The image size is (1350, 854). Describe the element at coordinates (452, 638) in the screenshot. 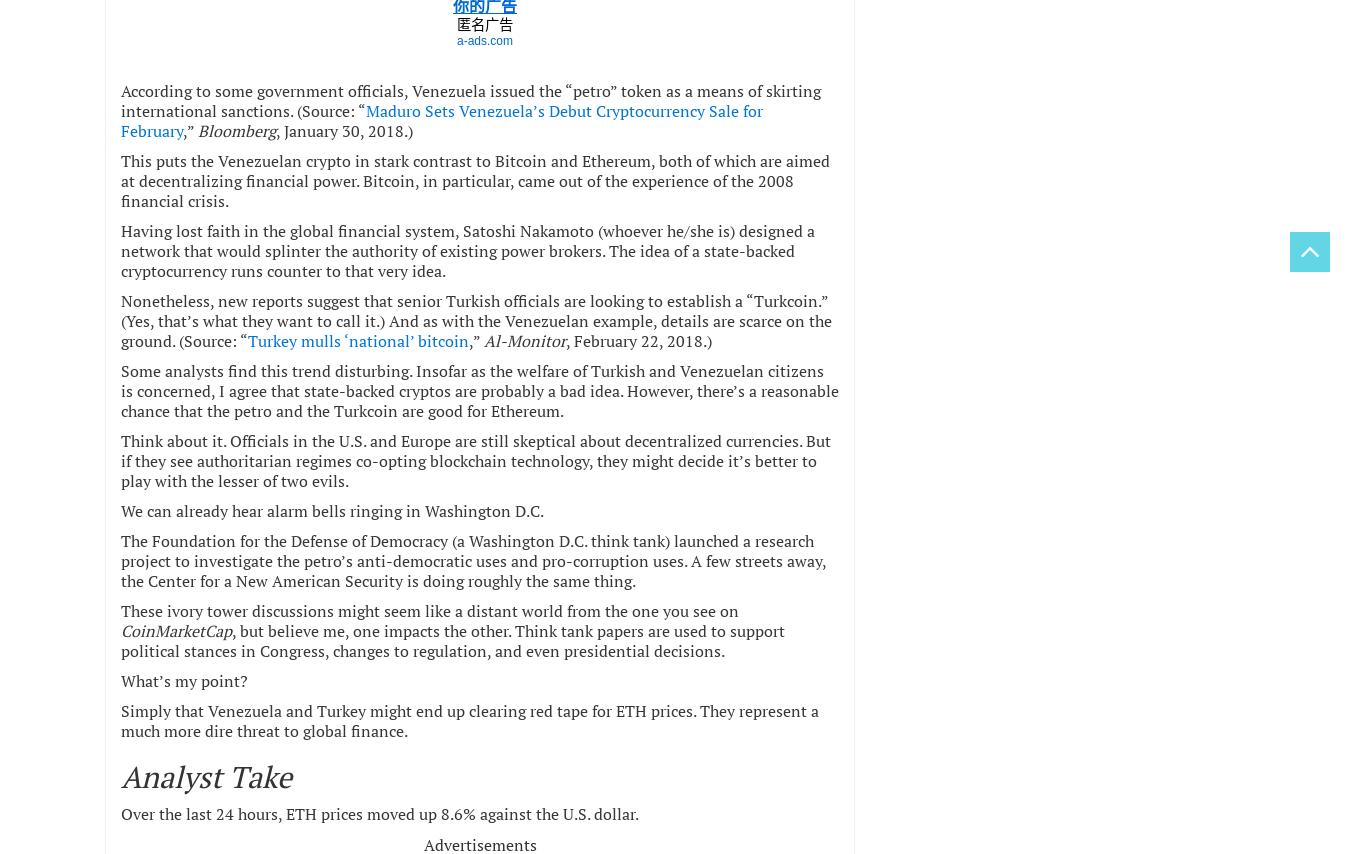

I see `', but believe me, one impacts the other. Think tank papers are used to support political stances in Congress, changes to regulation, and even presidential decisions.'` at that location.